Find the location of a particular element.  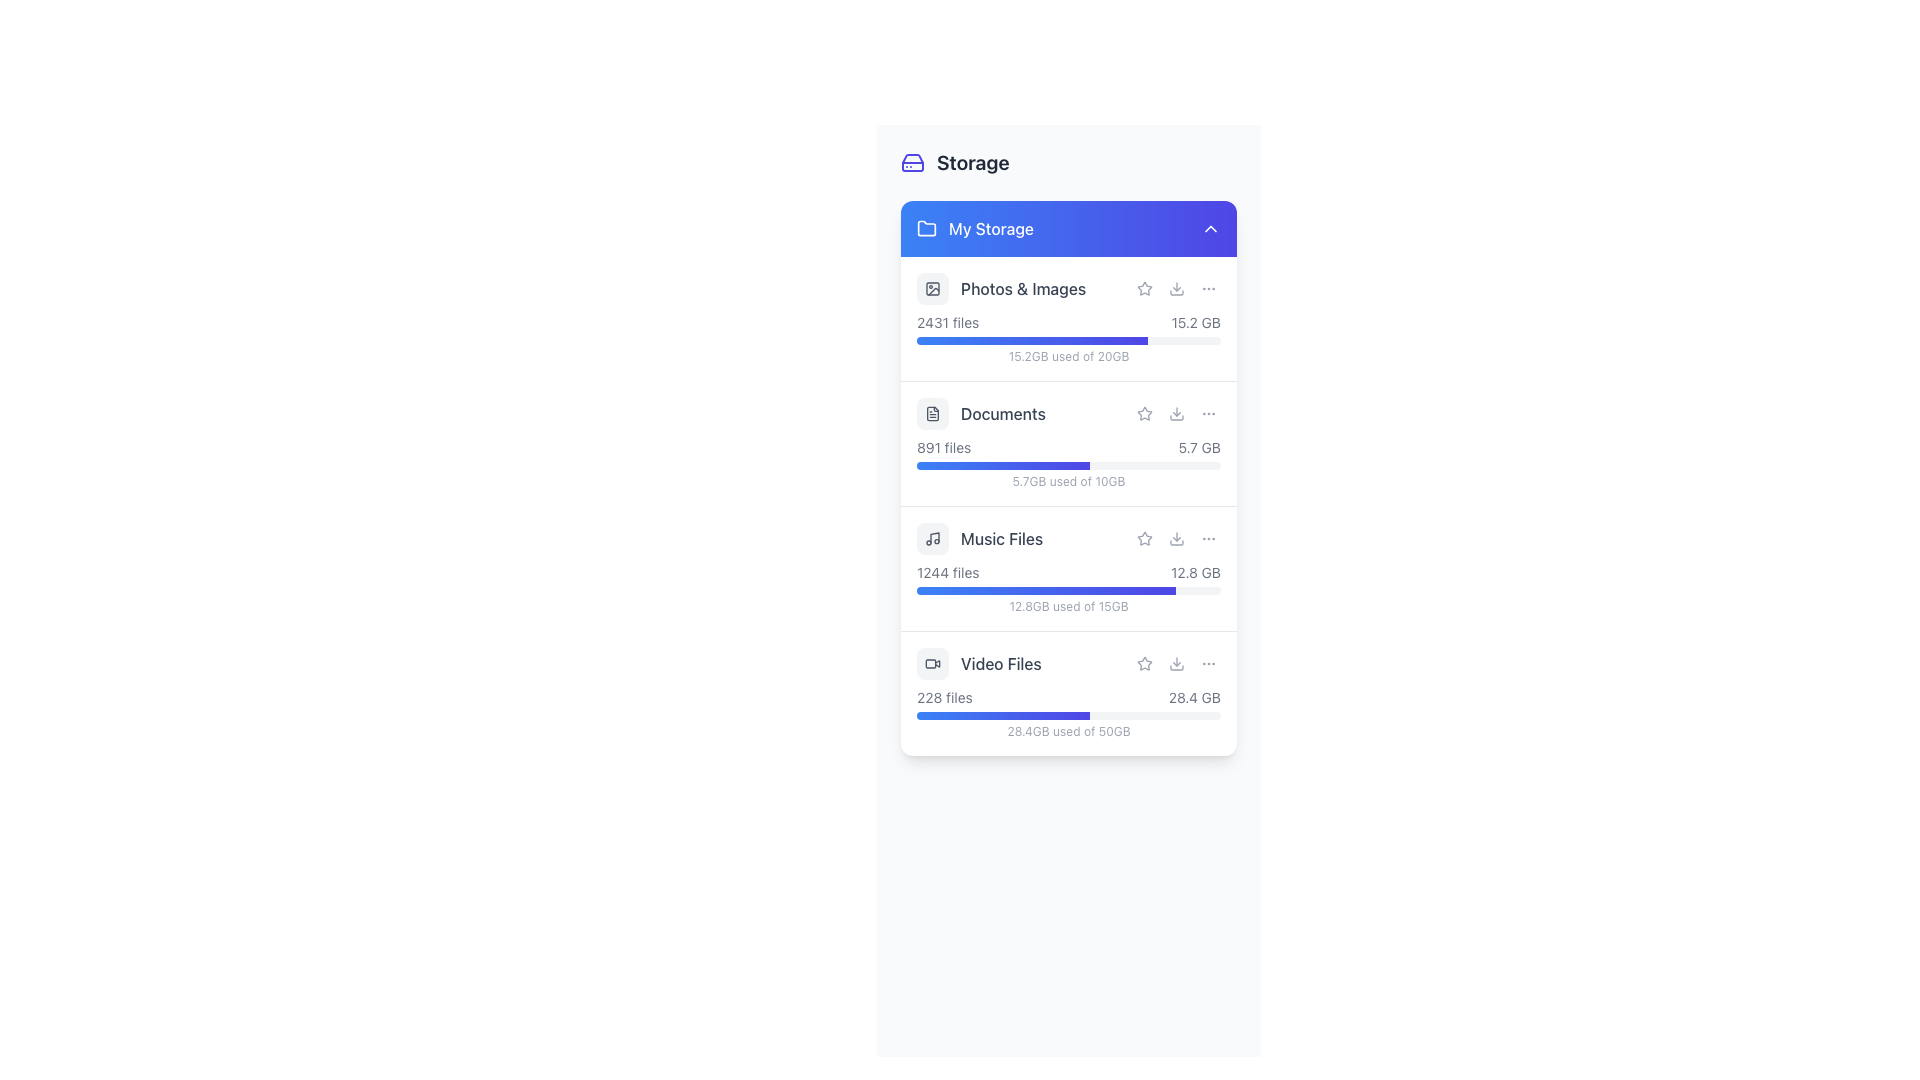

the Text Label displaying the storage space used for the 'Documents' category, which shows '5.7 GB' and is positioned to the right of '891 files' is located at coordinates (1199, 446).